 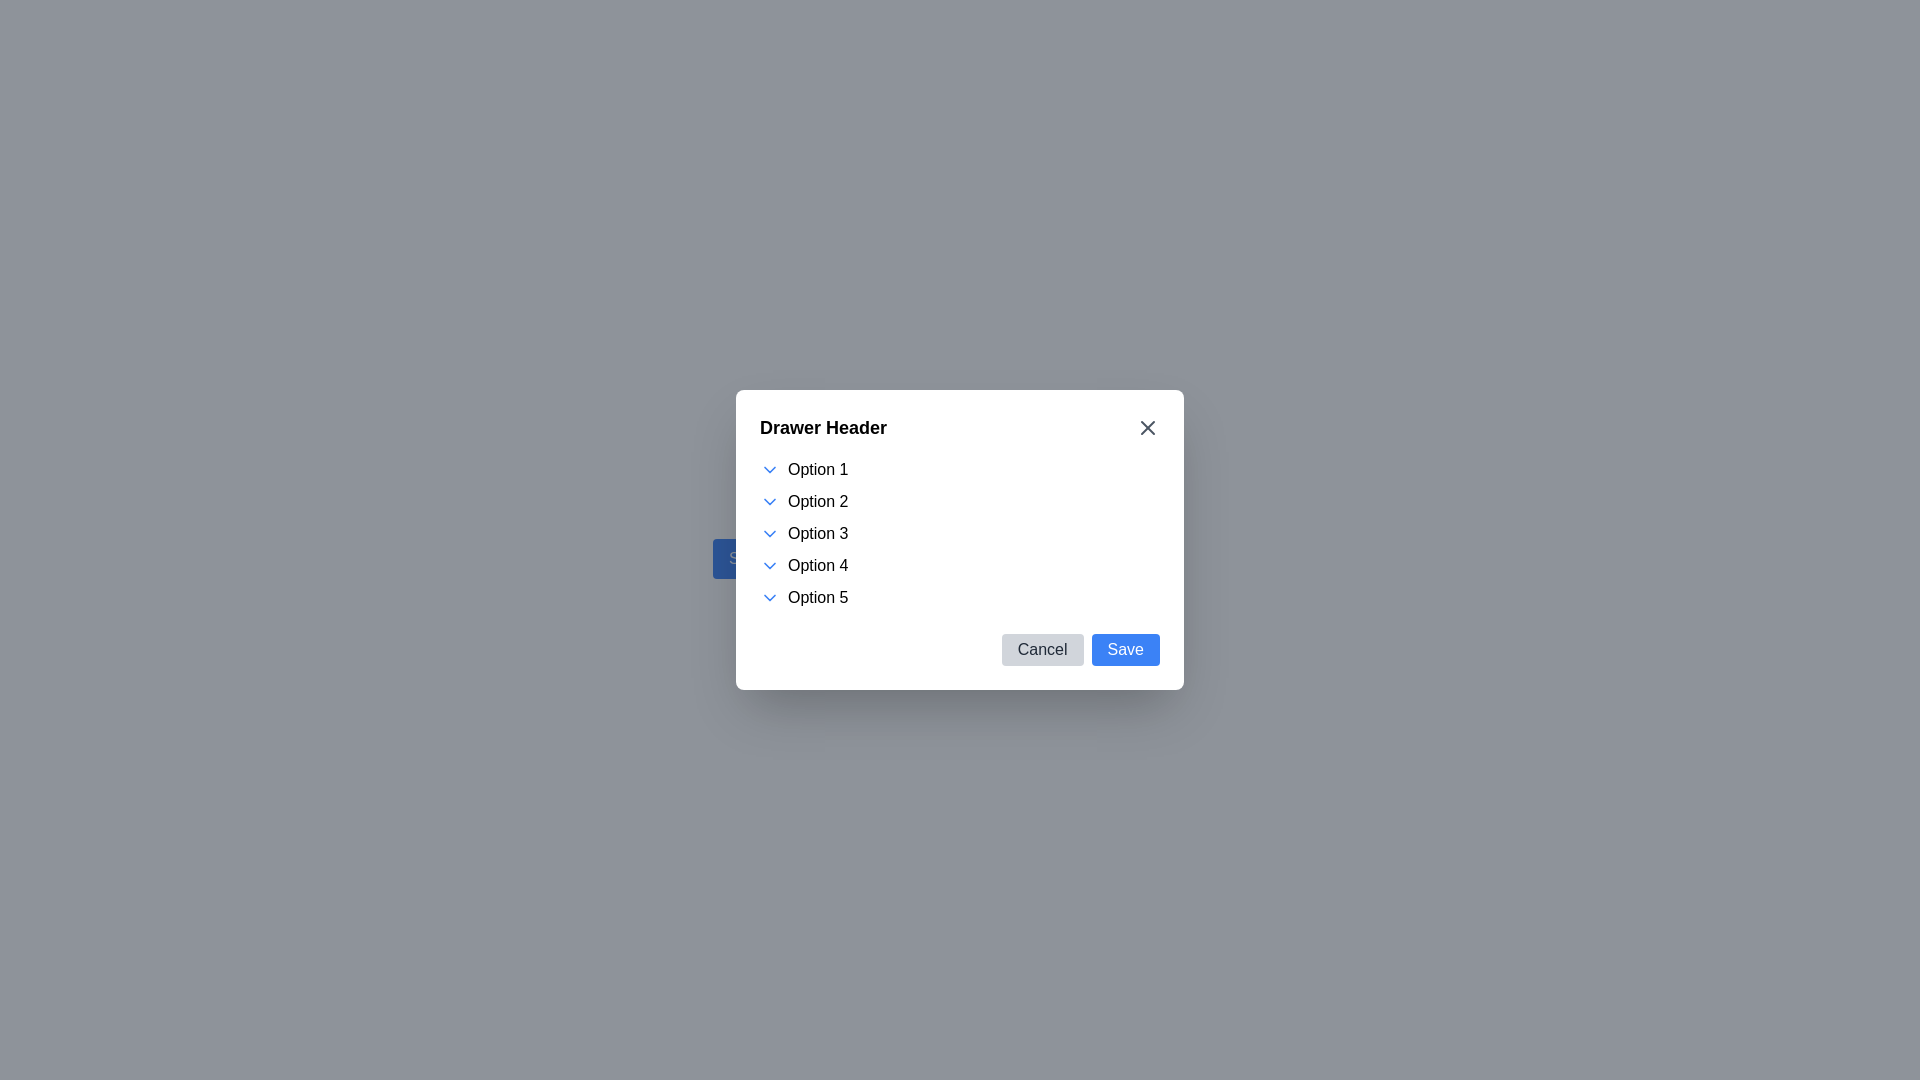 What do you see at coordinates (1147, 427) in the screenshot?
I see `the Close Button Icon, which is a small 'X' shape located in the top-right corner of the dialog interface` at bounding box center [1147, 427].